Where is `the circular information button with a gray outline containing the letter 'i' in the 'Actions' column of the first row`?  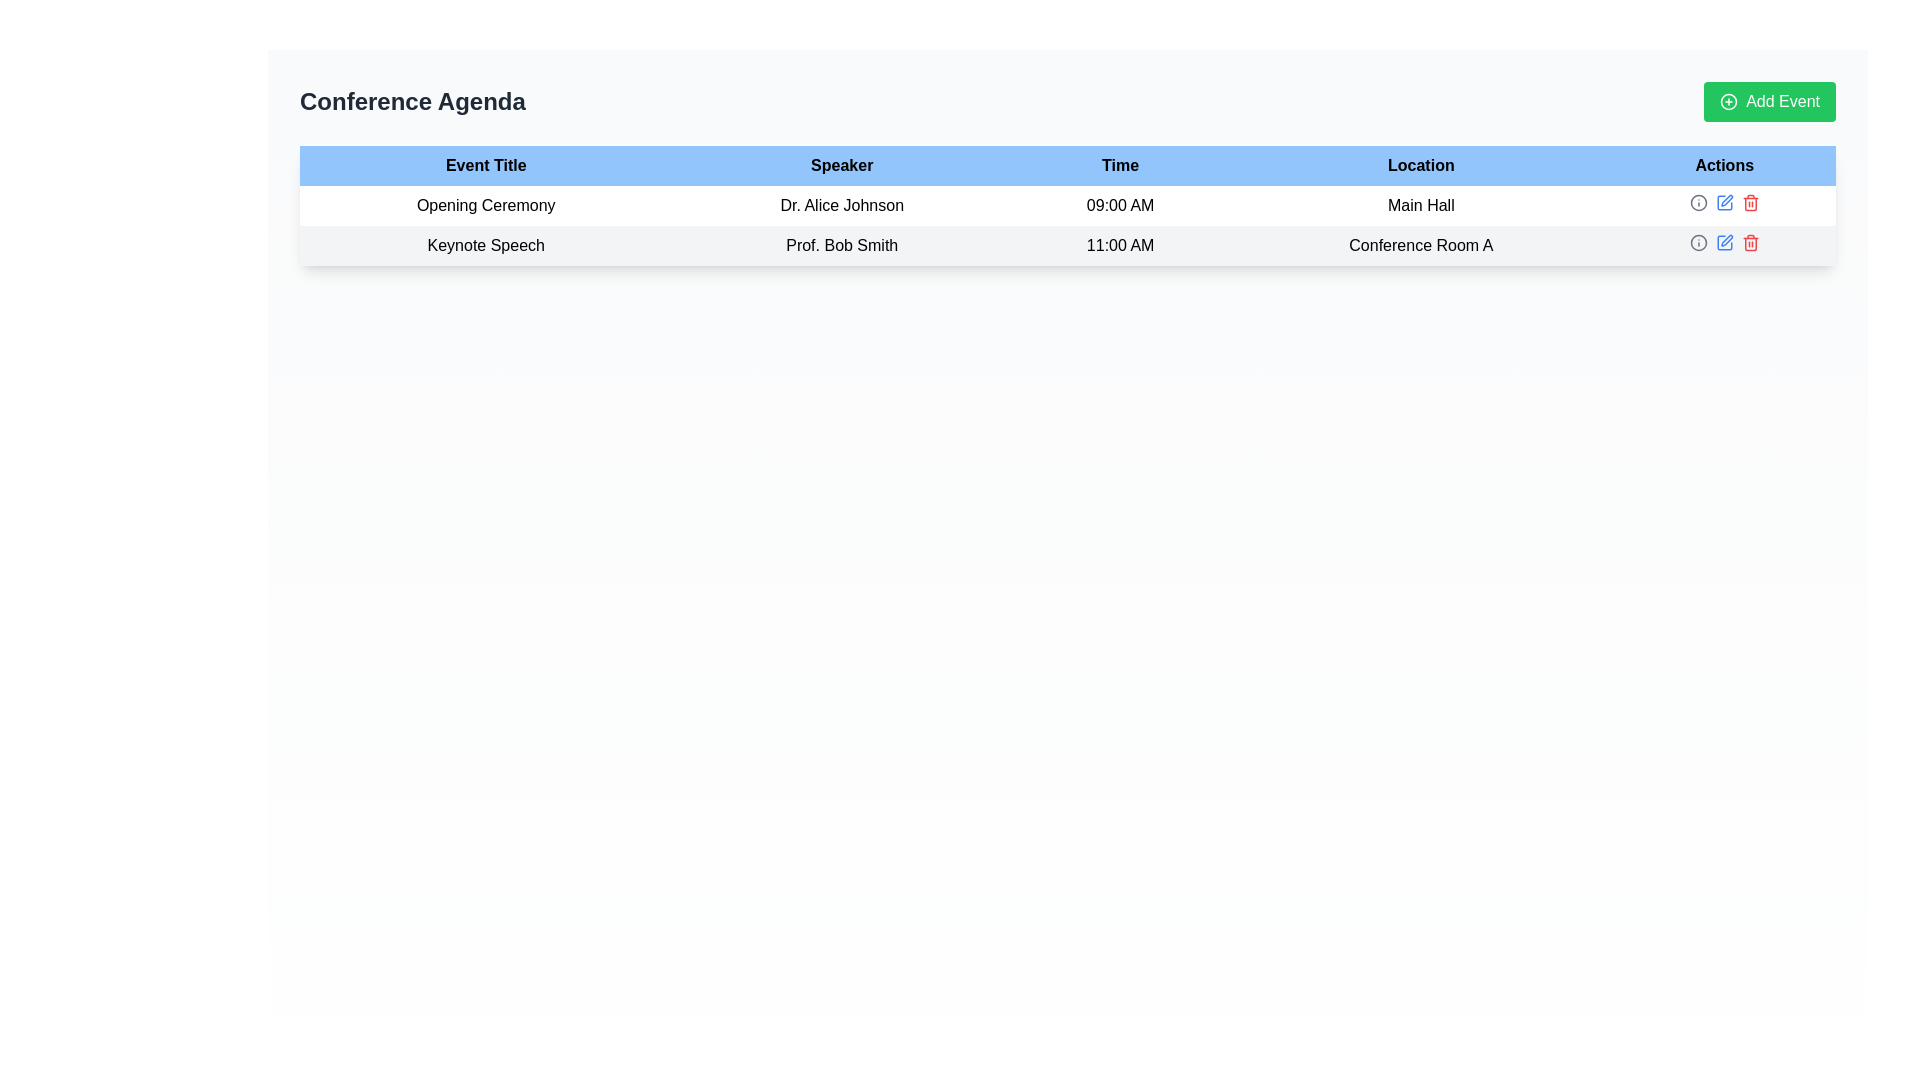
the circular information button with a gray outline containing the letter 'i' in the 'Actions' column of the first row is located at coordinates (1697, 203).